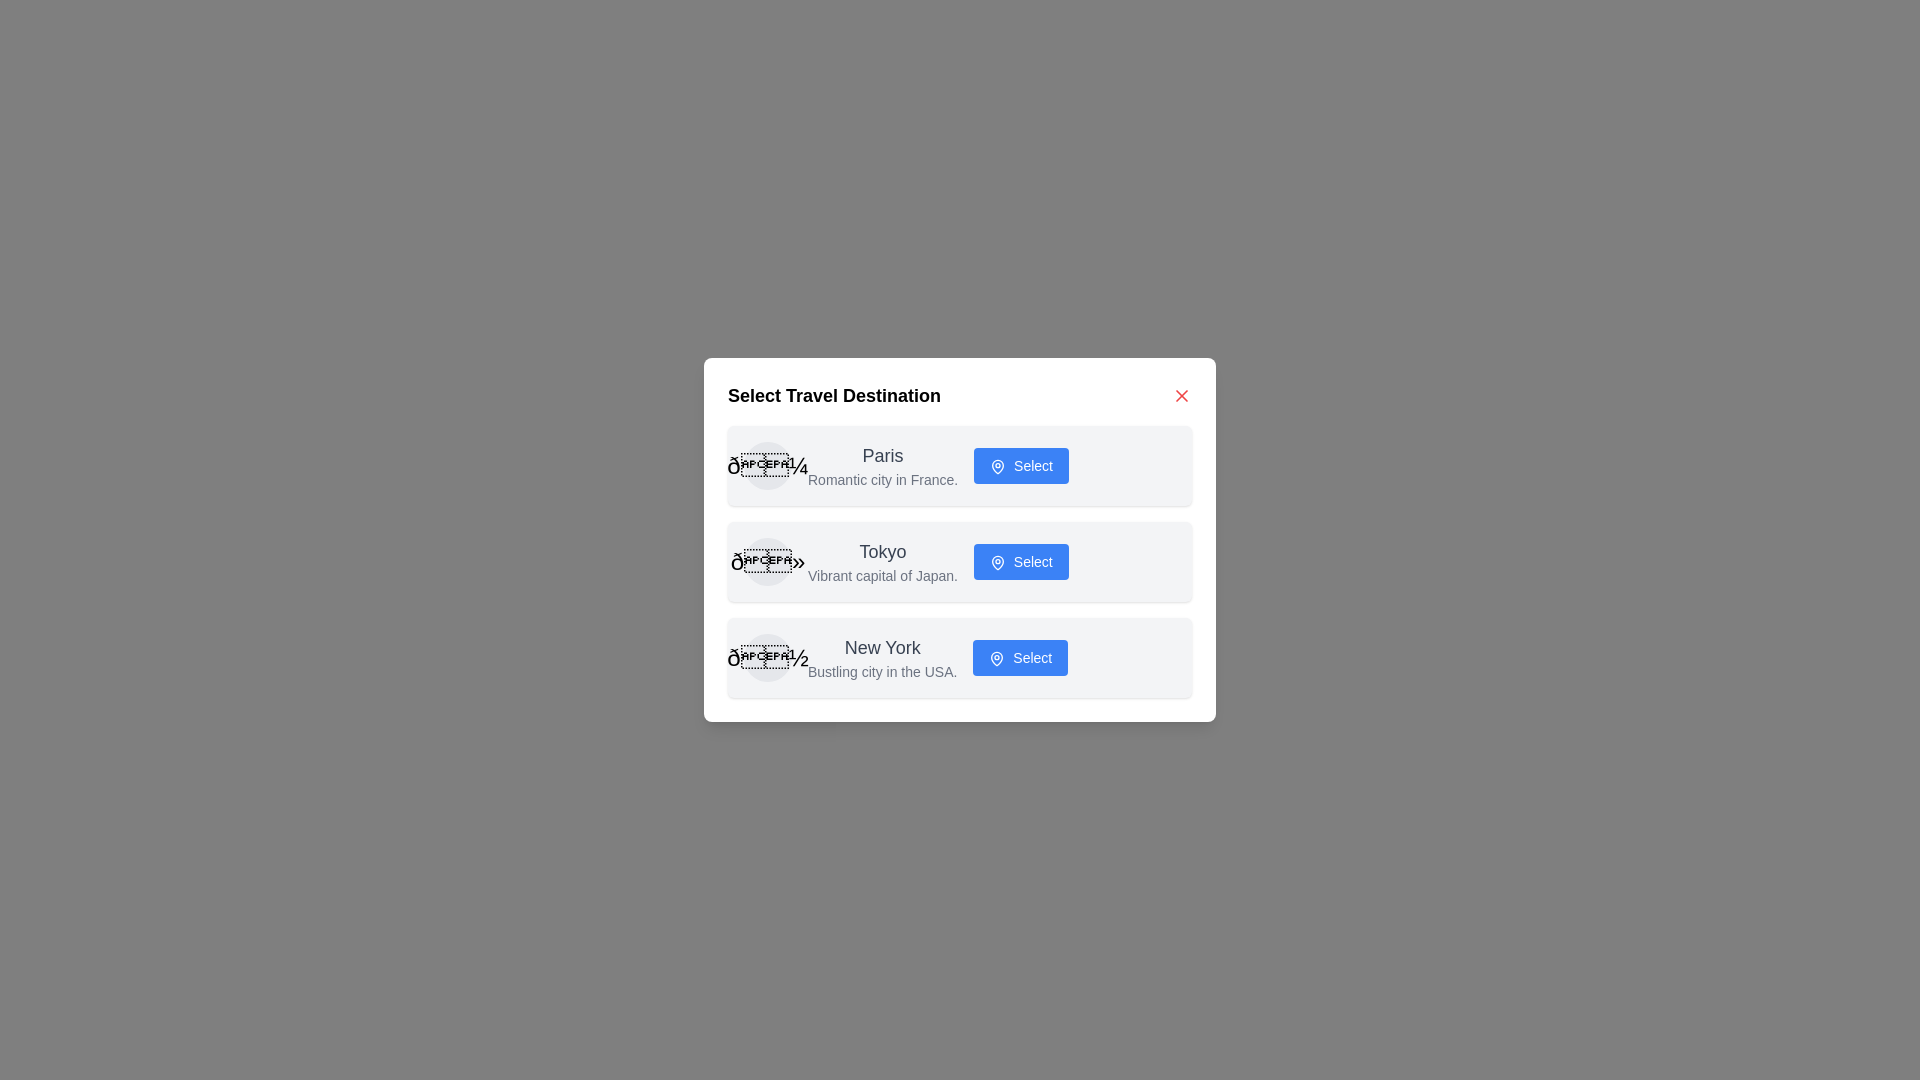 The image size is (1920, 1080). I want to click on 'Select' button for the destination Paris, so click(1021, 466).